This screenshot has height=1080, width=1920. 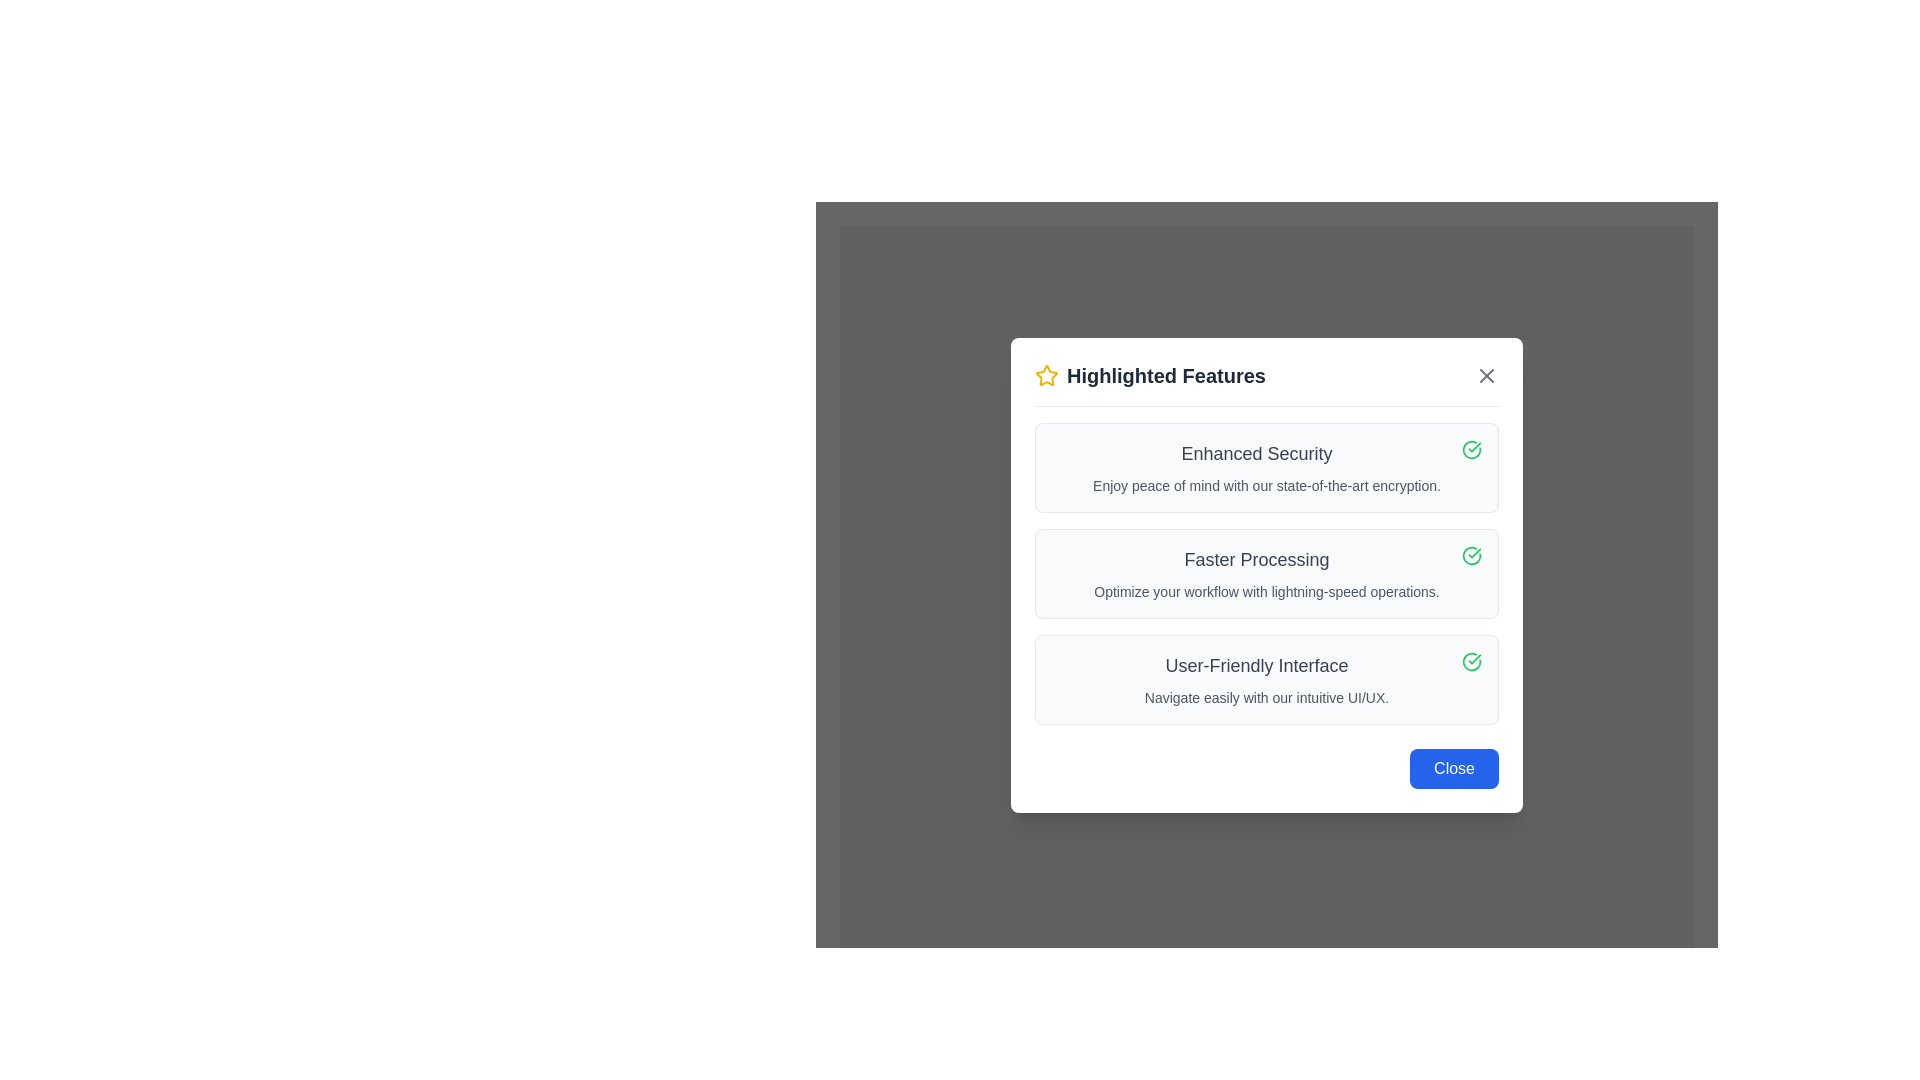 I want to click on the lower-right part of the 'X' shape within the close button located in the top right corner of the 'Highlighted Features' modal dialog, so click(x=1487, y=374).